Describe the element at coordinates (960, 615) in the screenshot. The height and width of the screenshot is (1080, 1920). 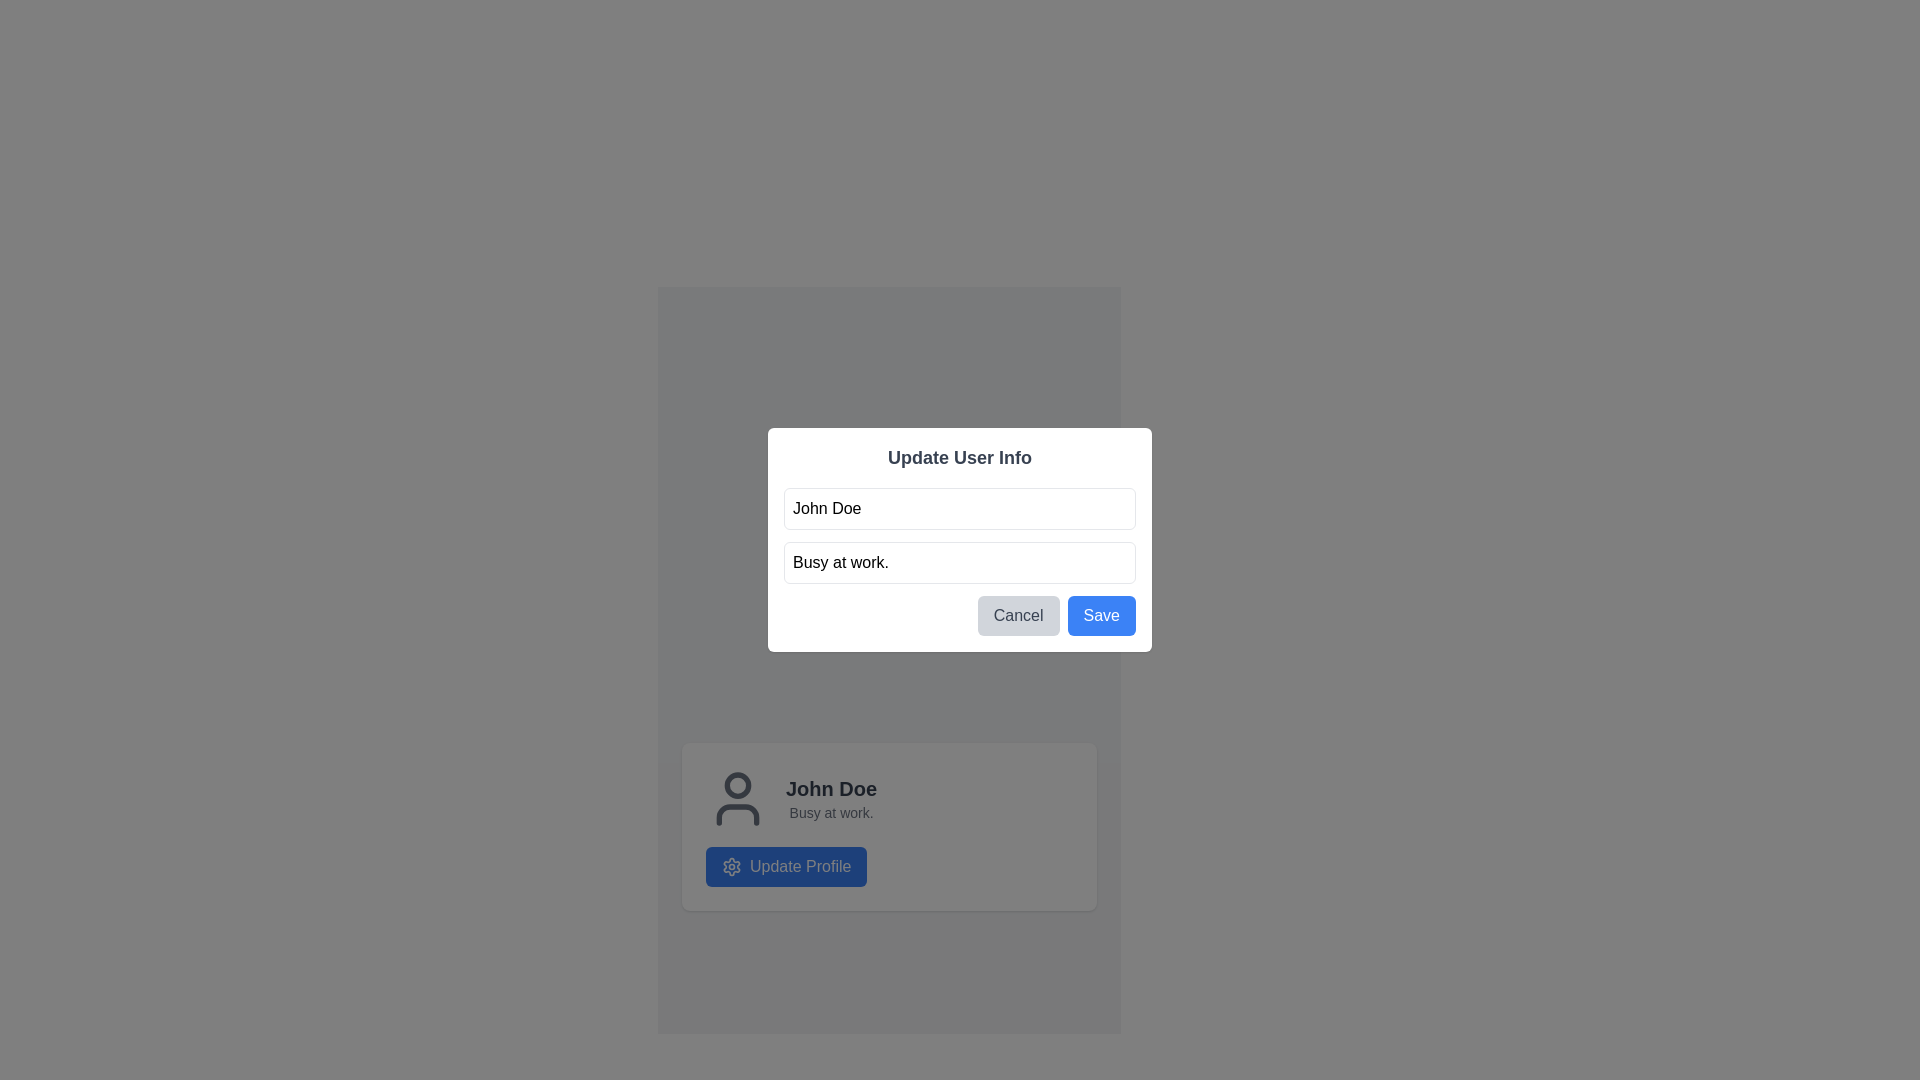
I see `the 'Cancel' button in the button group located in the lower right section of the 'Update User Info' modal to discard changes` at that location.